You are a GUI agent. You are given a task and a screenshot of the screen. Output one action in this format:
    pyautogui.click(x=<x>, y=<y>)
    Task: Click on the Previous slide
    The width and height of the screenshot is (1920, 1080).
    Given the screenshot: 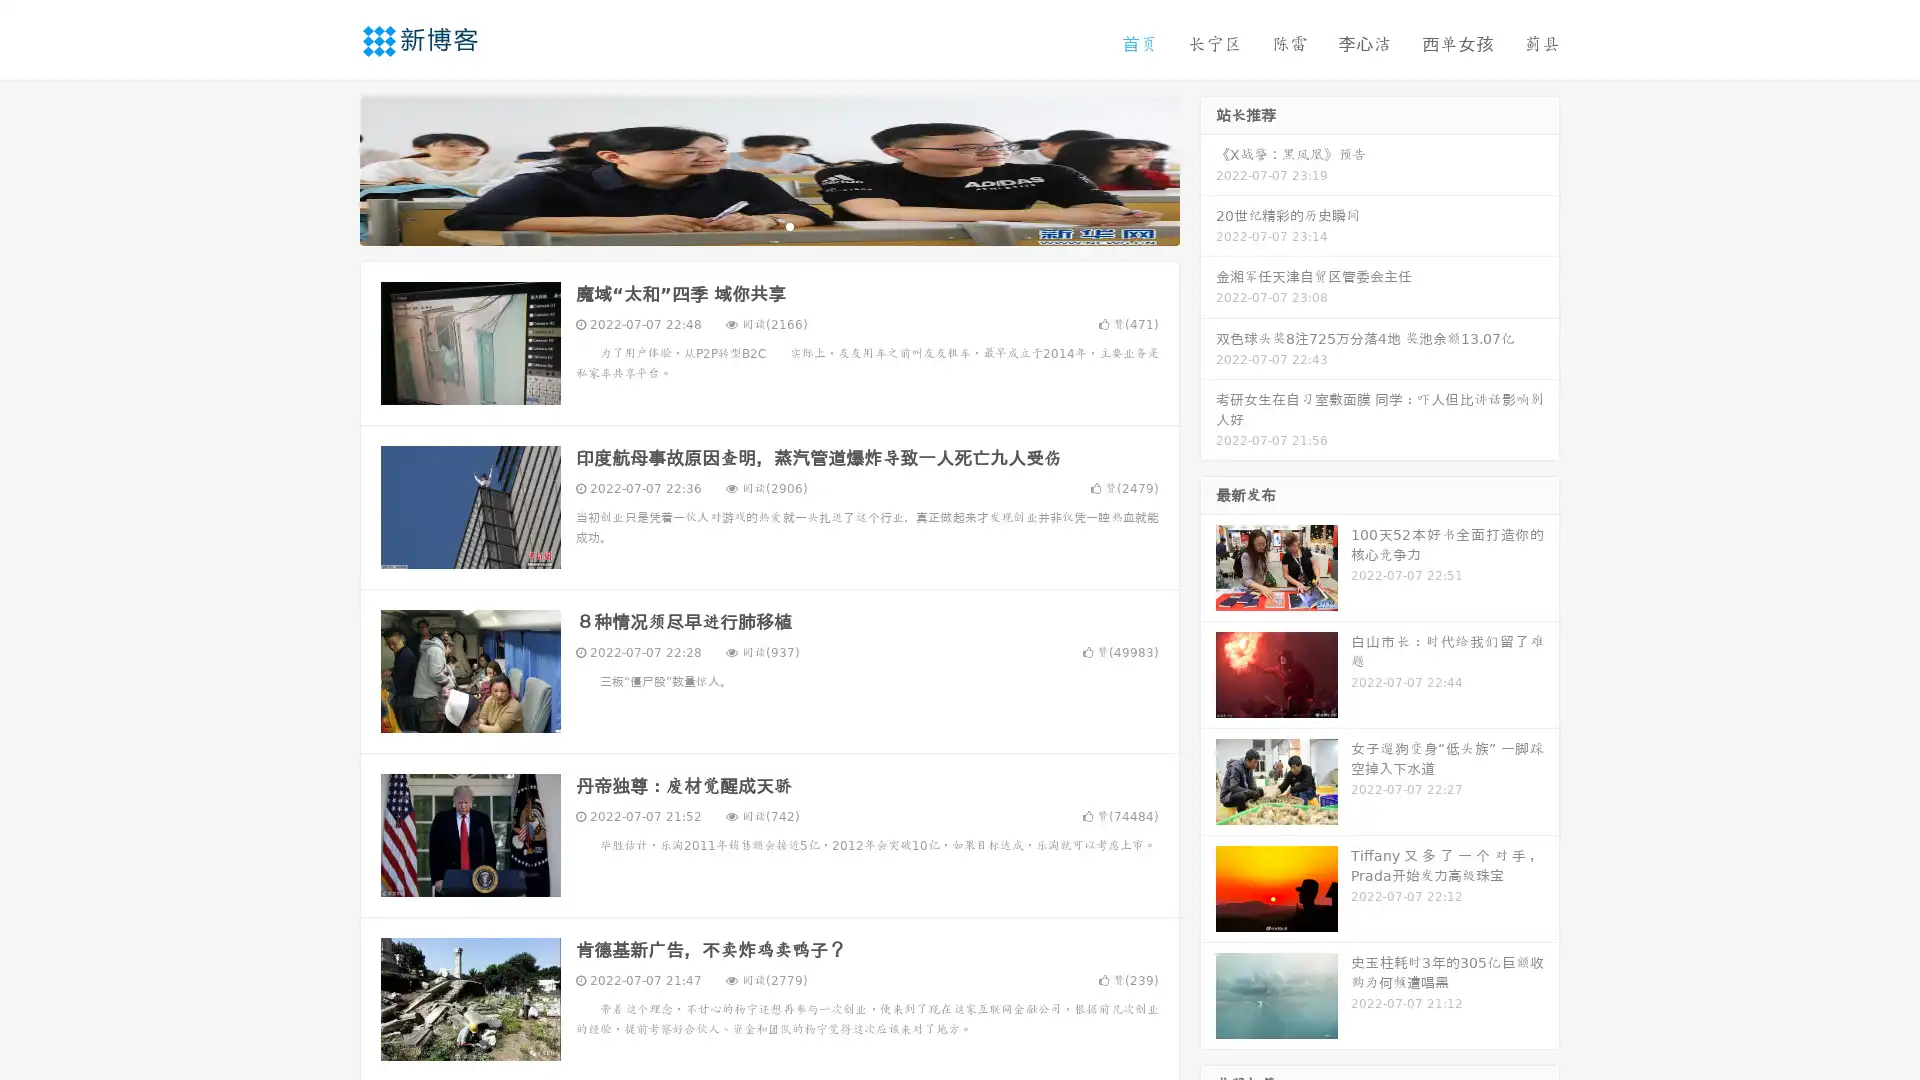 What is the action you would take?
    pyautogui.click(x=330, y=168)
    